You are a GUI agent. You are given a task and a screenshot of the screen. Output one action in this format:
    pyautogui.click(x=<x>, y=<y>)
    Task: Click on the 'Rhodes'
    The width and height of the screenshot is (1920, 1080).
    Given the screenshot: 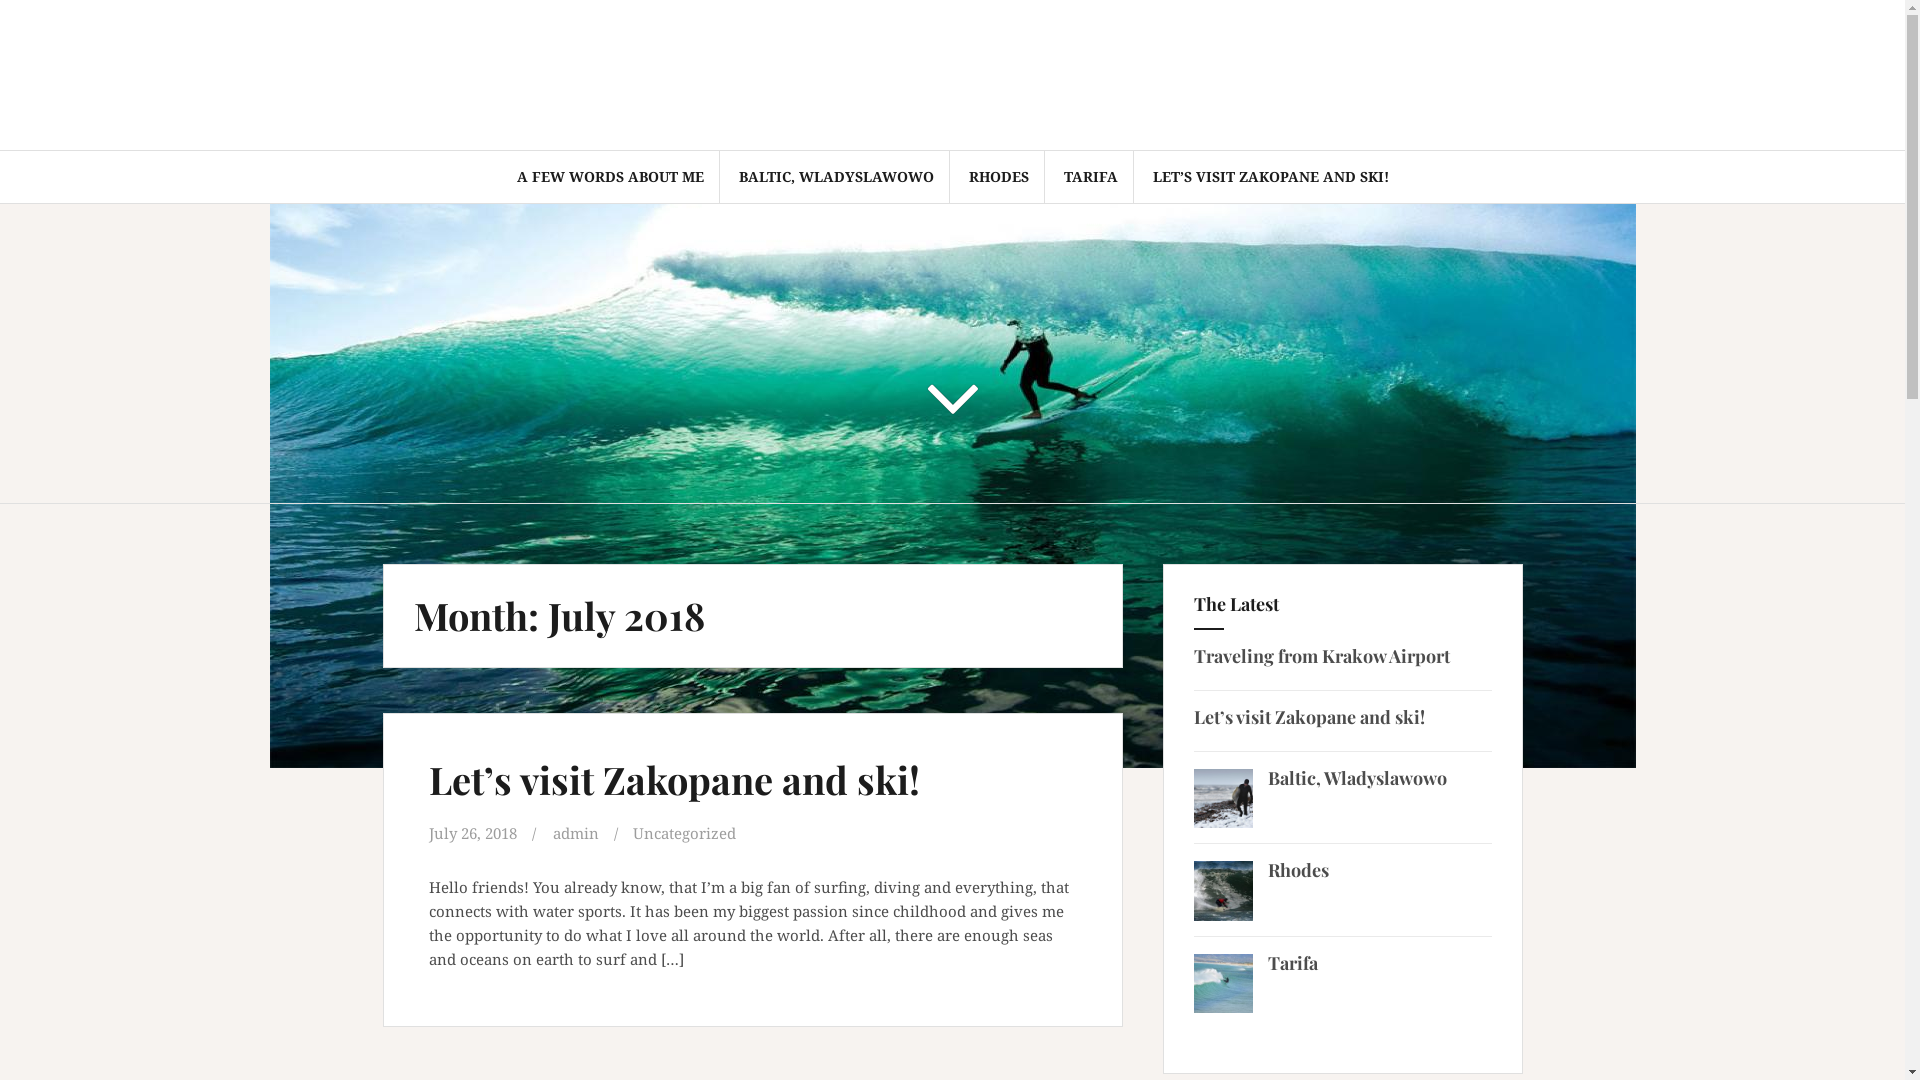 What is the action you would take?
    pyautogui.click(x=1298, y=869)
    